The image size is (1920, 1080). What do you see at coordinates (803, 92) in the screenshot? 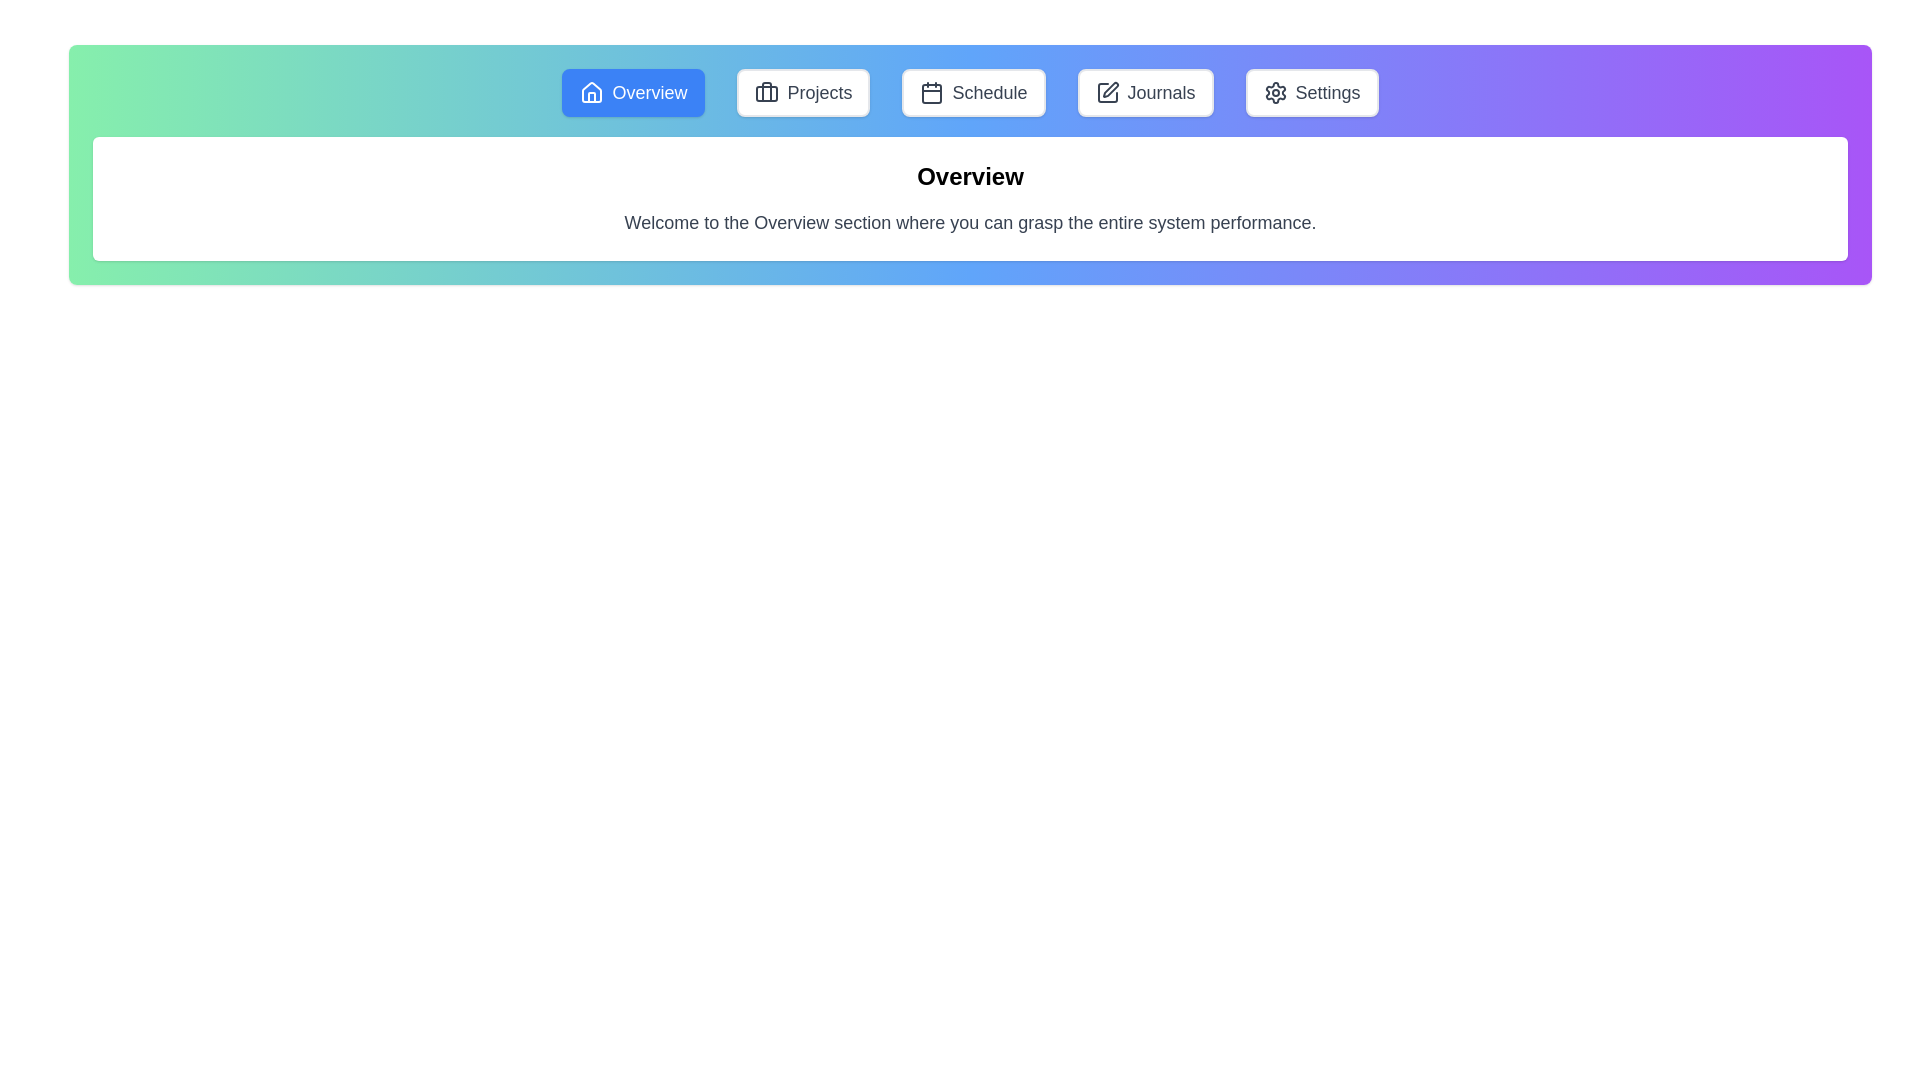
I see `the 'Projects' navigation tab button, which has a white background and gray text, to possibly see a tooltip or visual feedback` at bounding box center [803, 92].